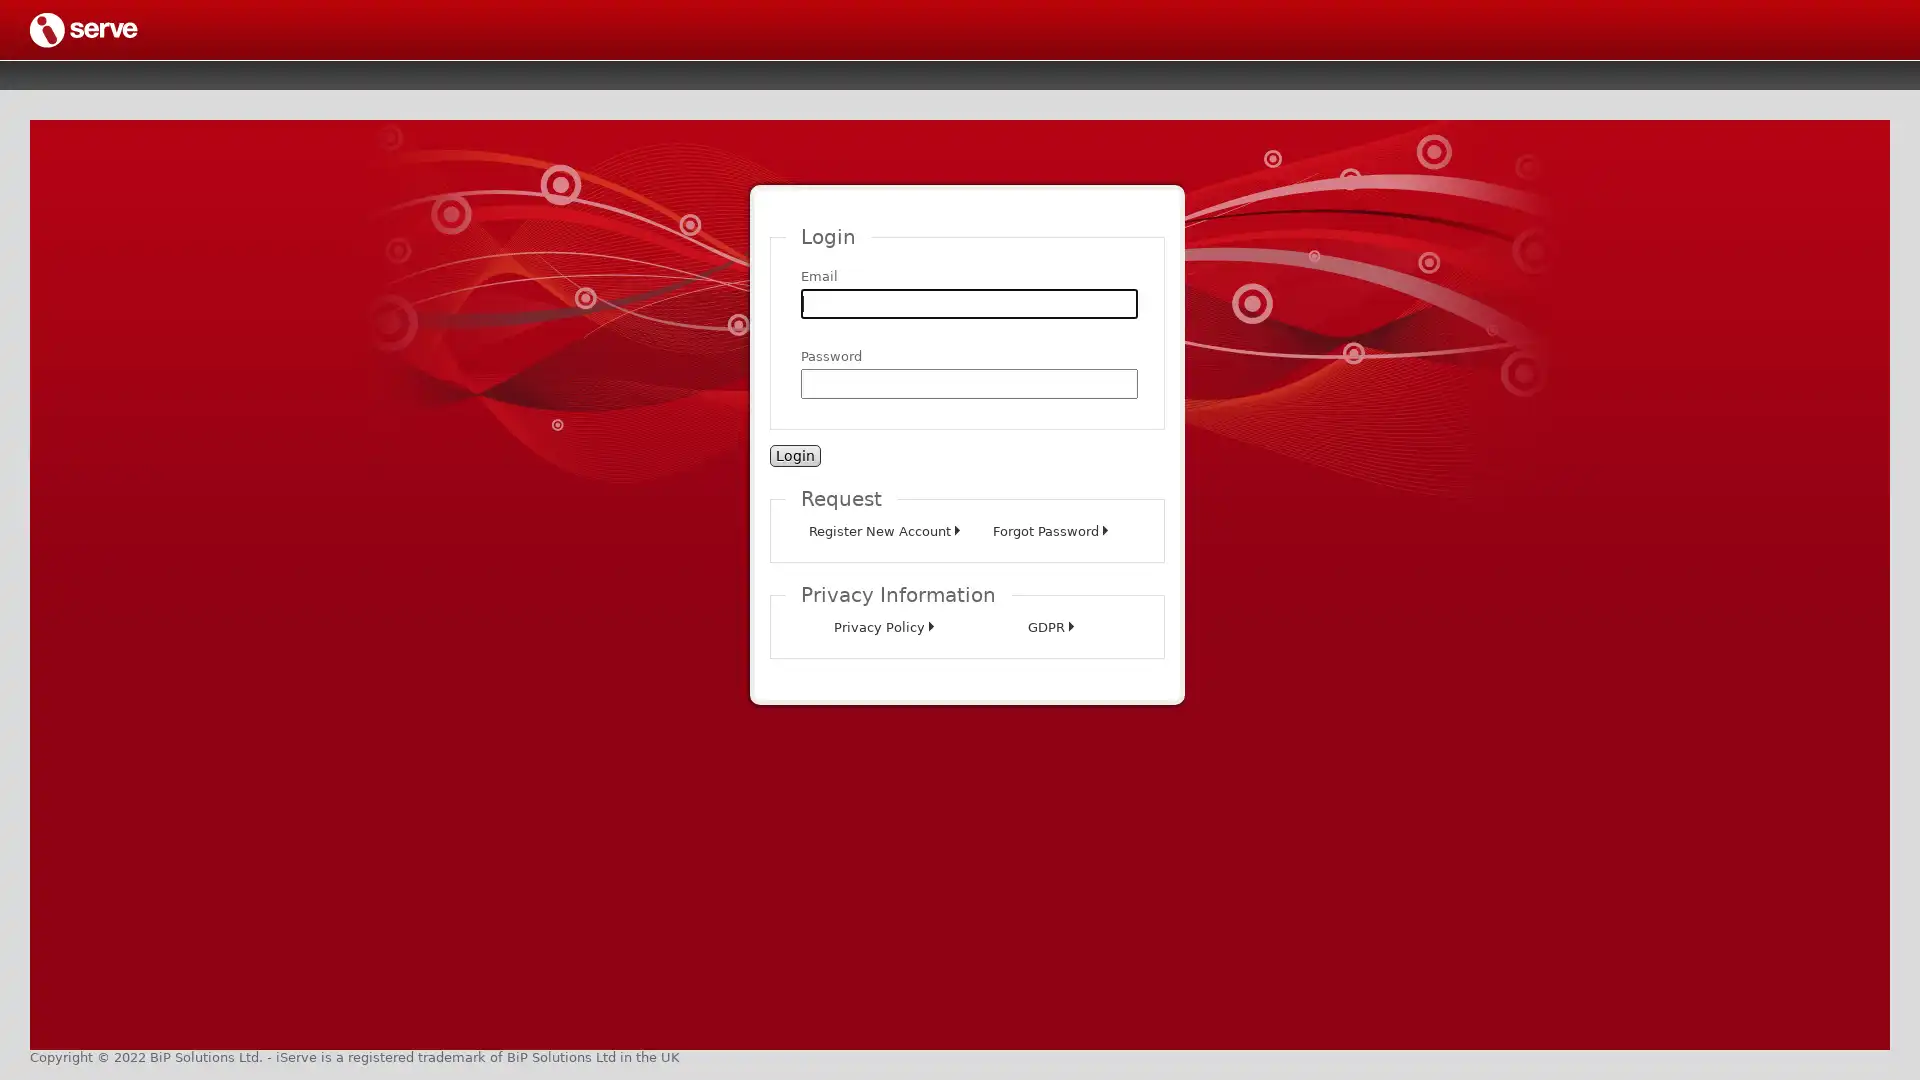  Describe the element at coordinates (794, 455) in the screenshot. I see `Login` at that location.